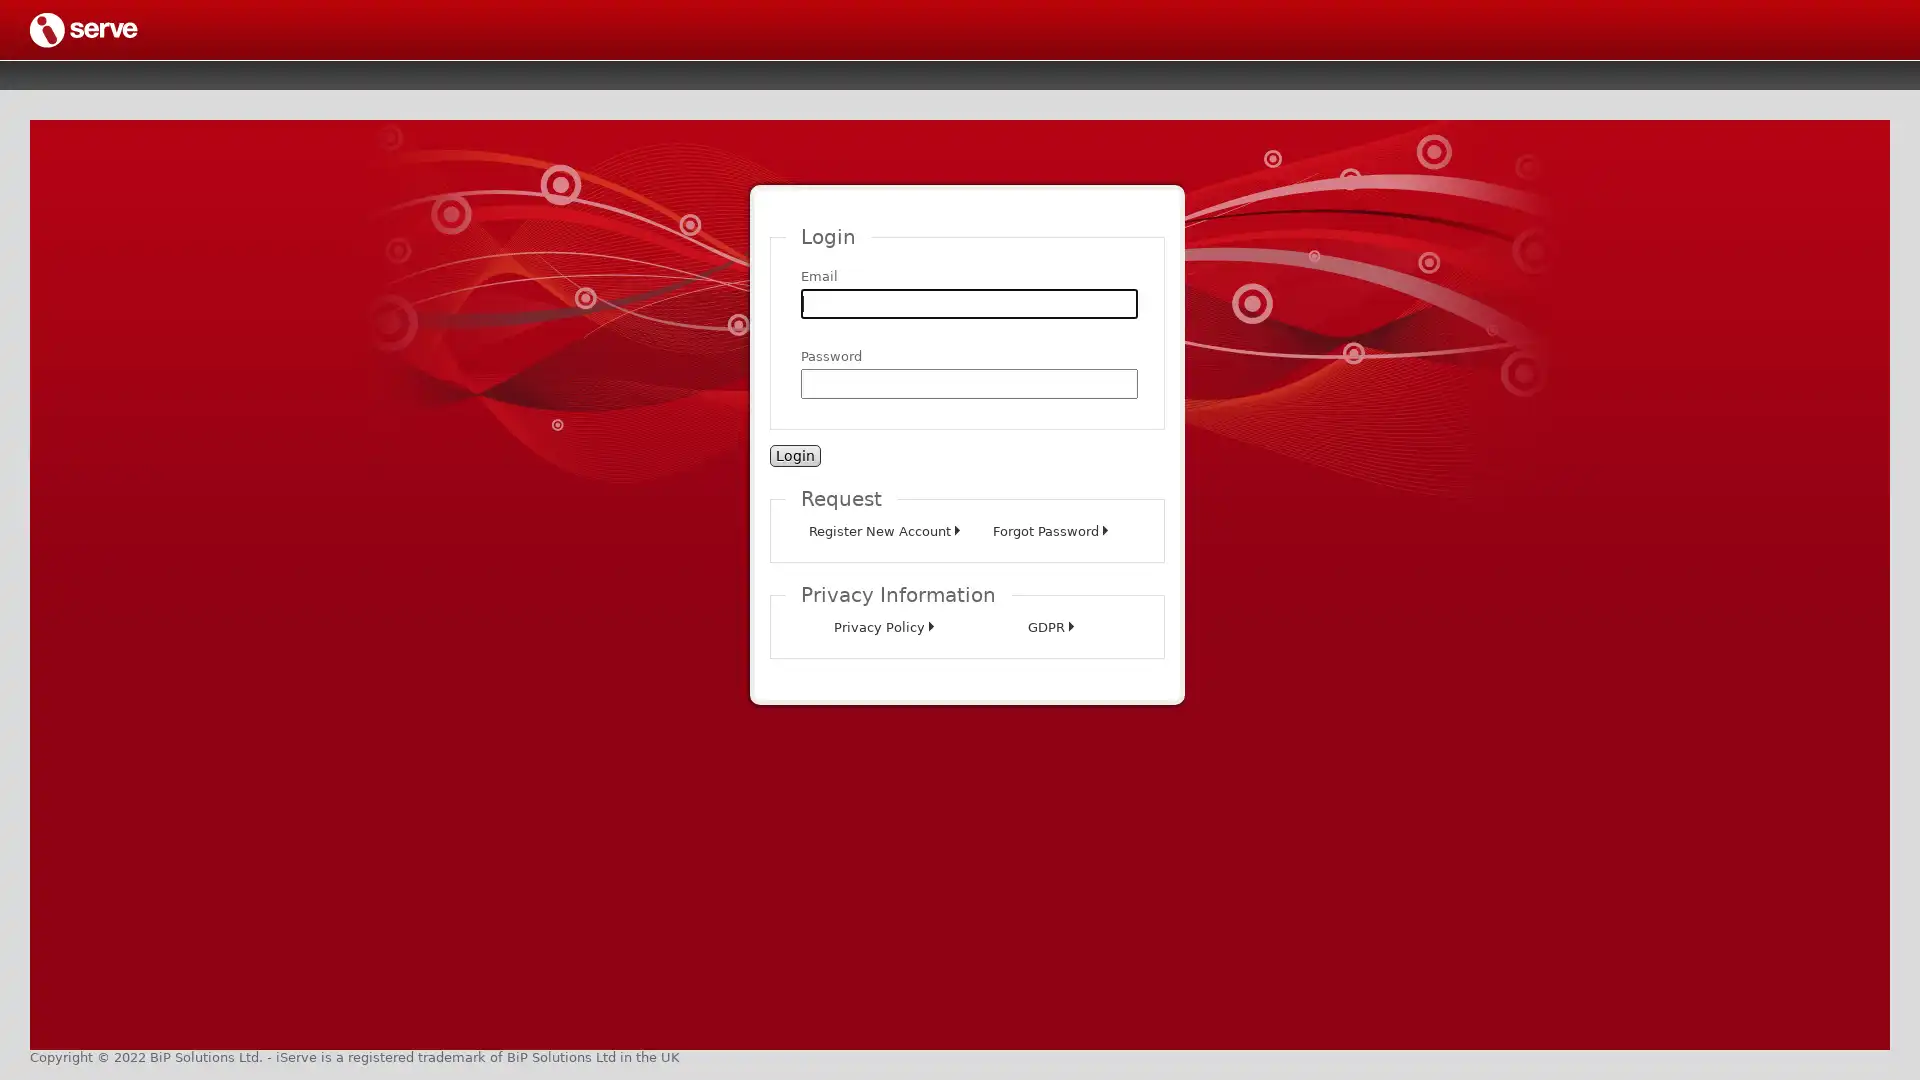  Describe the element at coordinates (794, 455) in the screenshot. I see `Login` at that location.